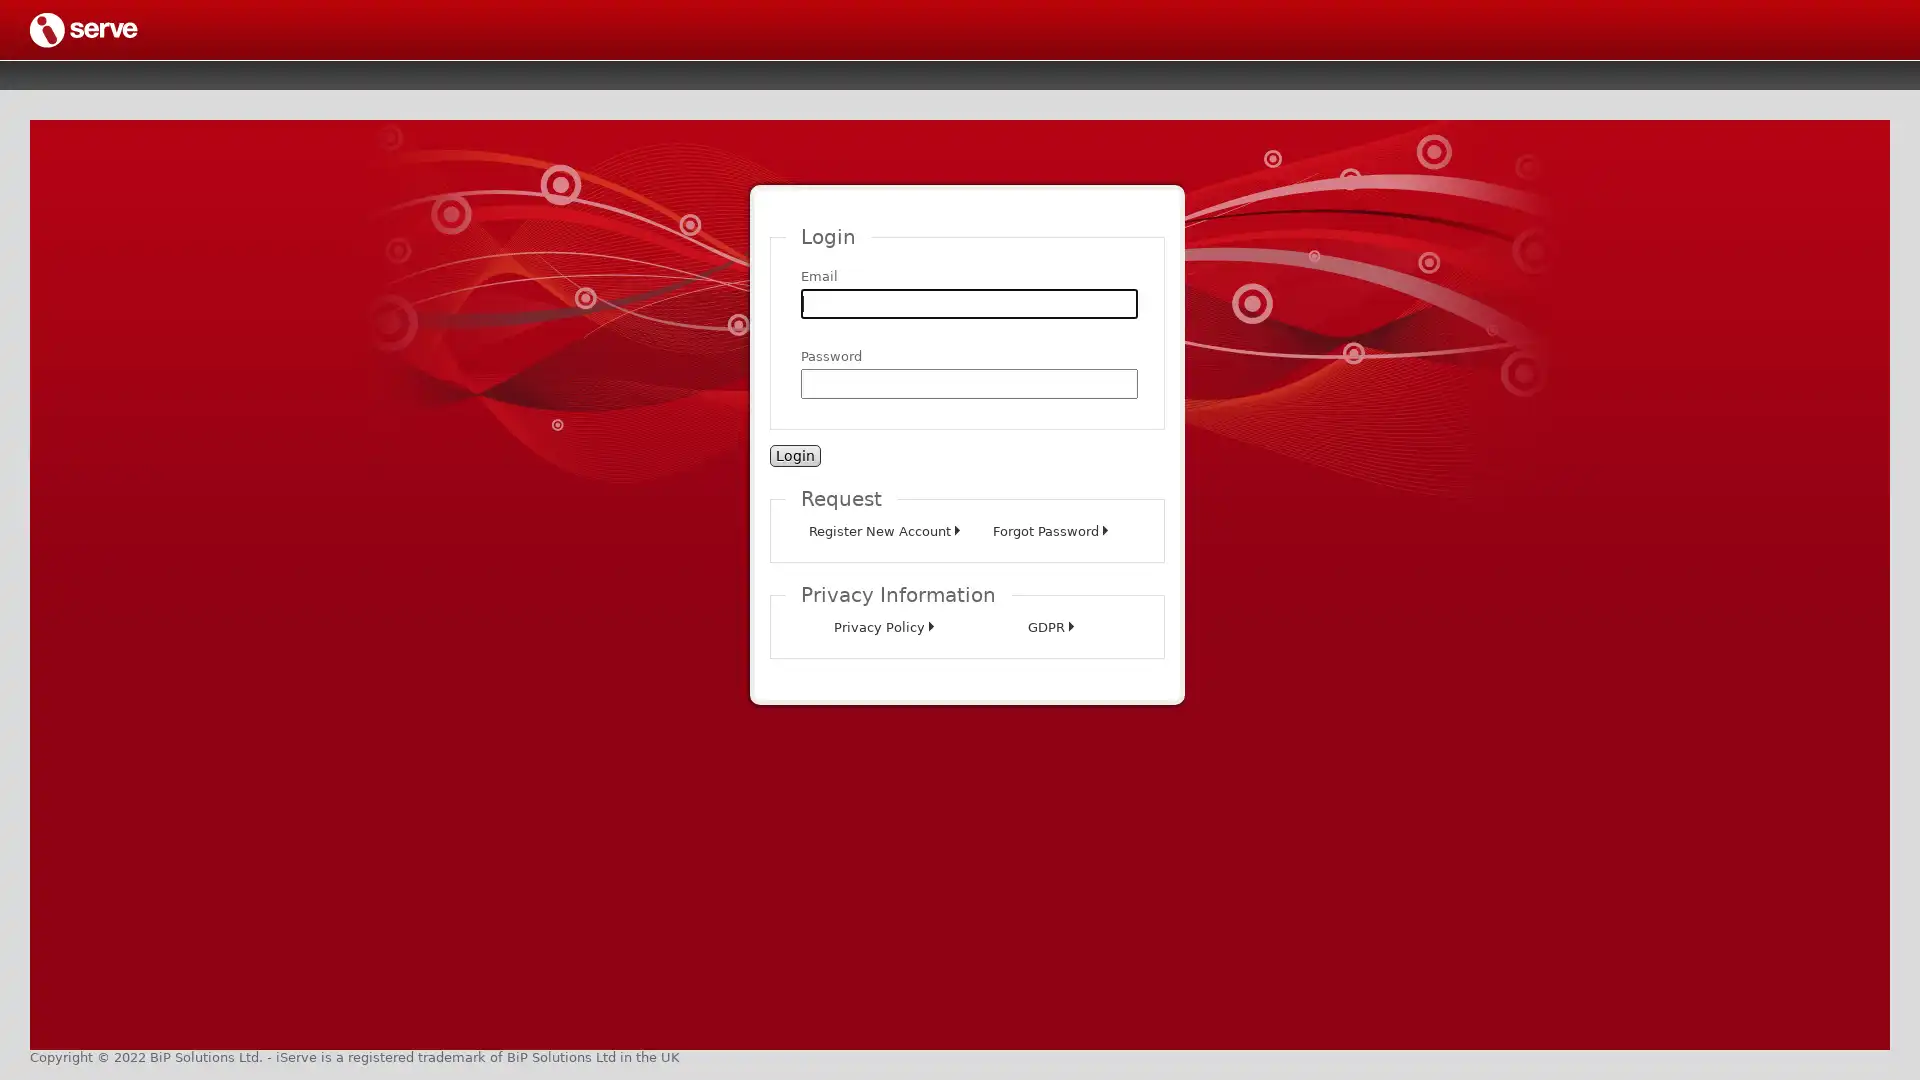  Describe the element at coordinates (794, 455) in the screenshot. I see `Login` at that location.